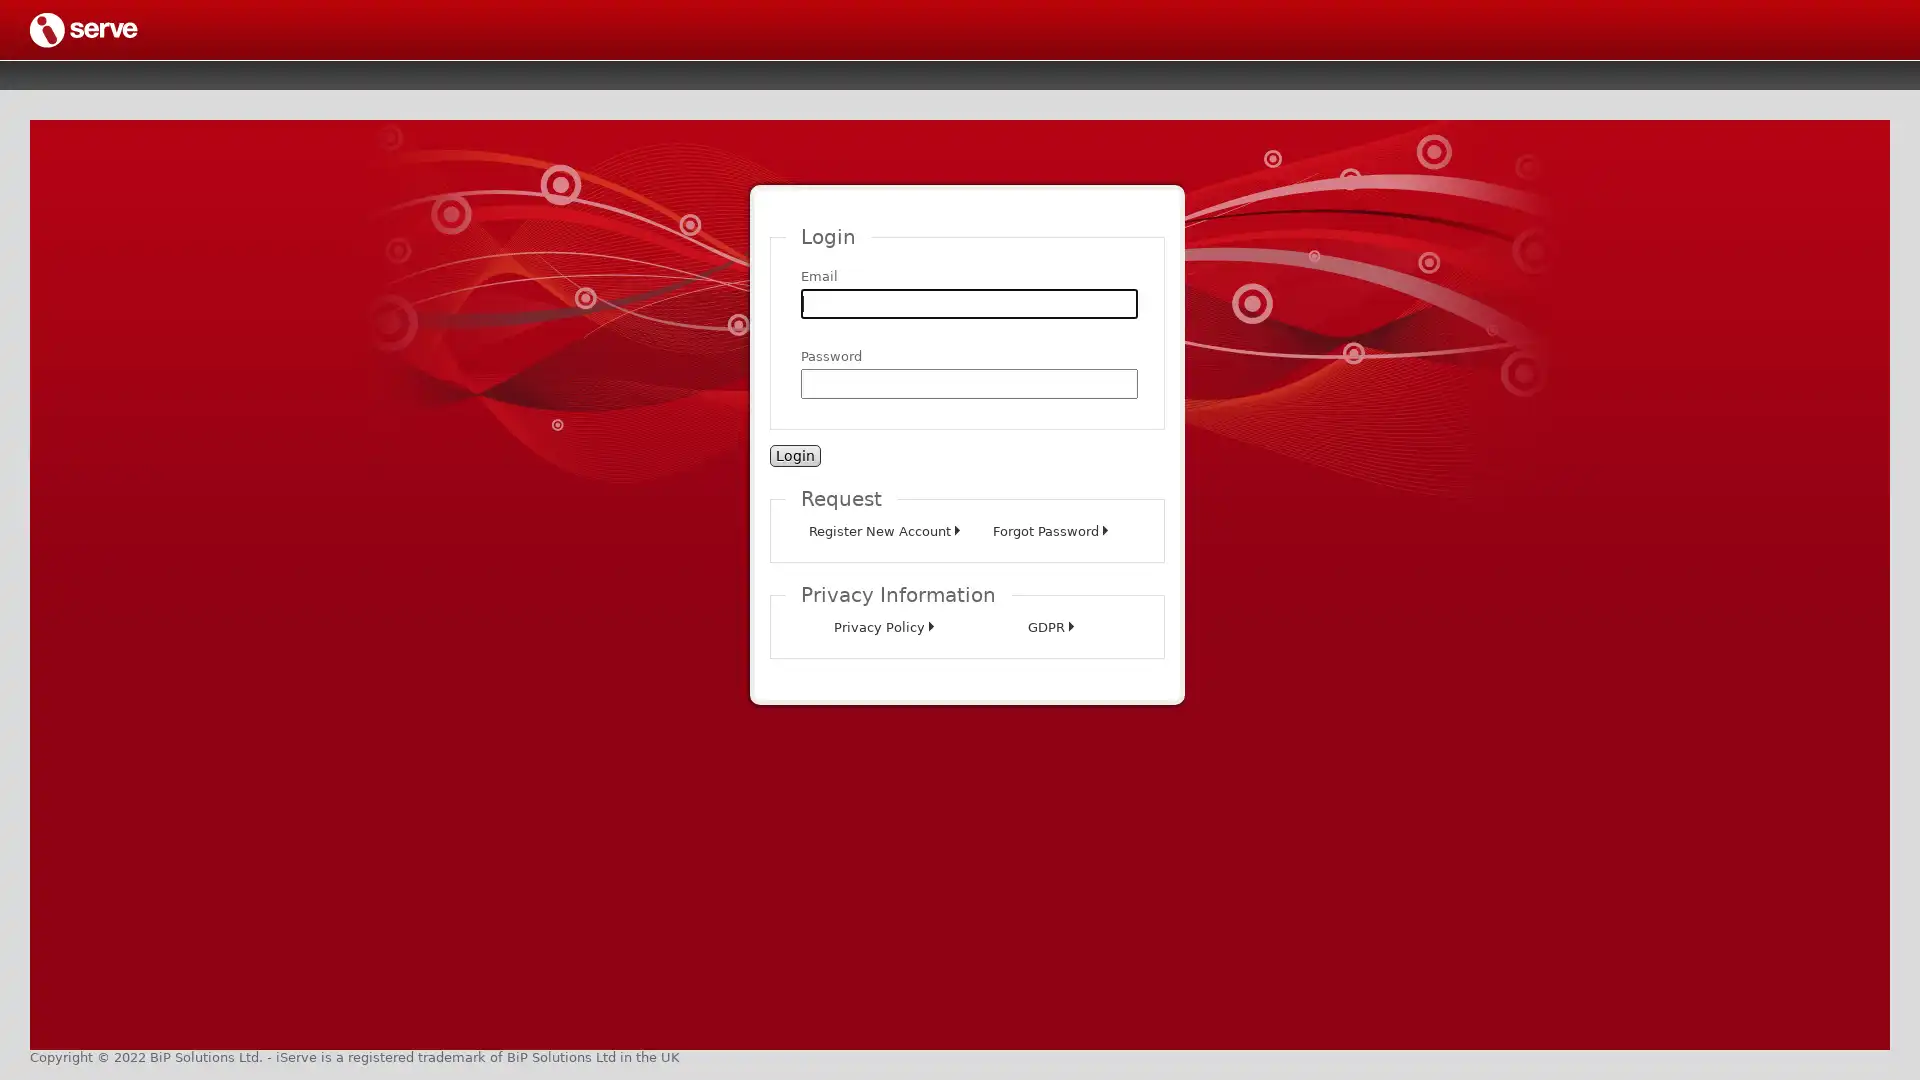  Describe the element at coordinates (794, 455) in the screenshot. I see `Login` at that location.